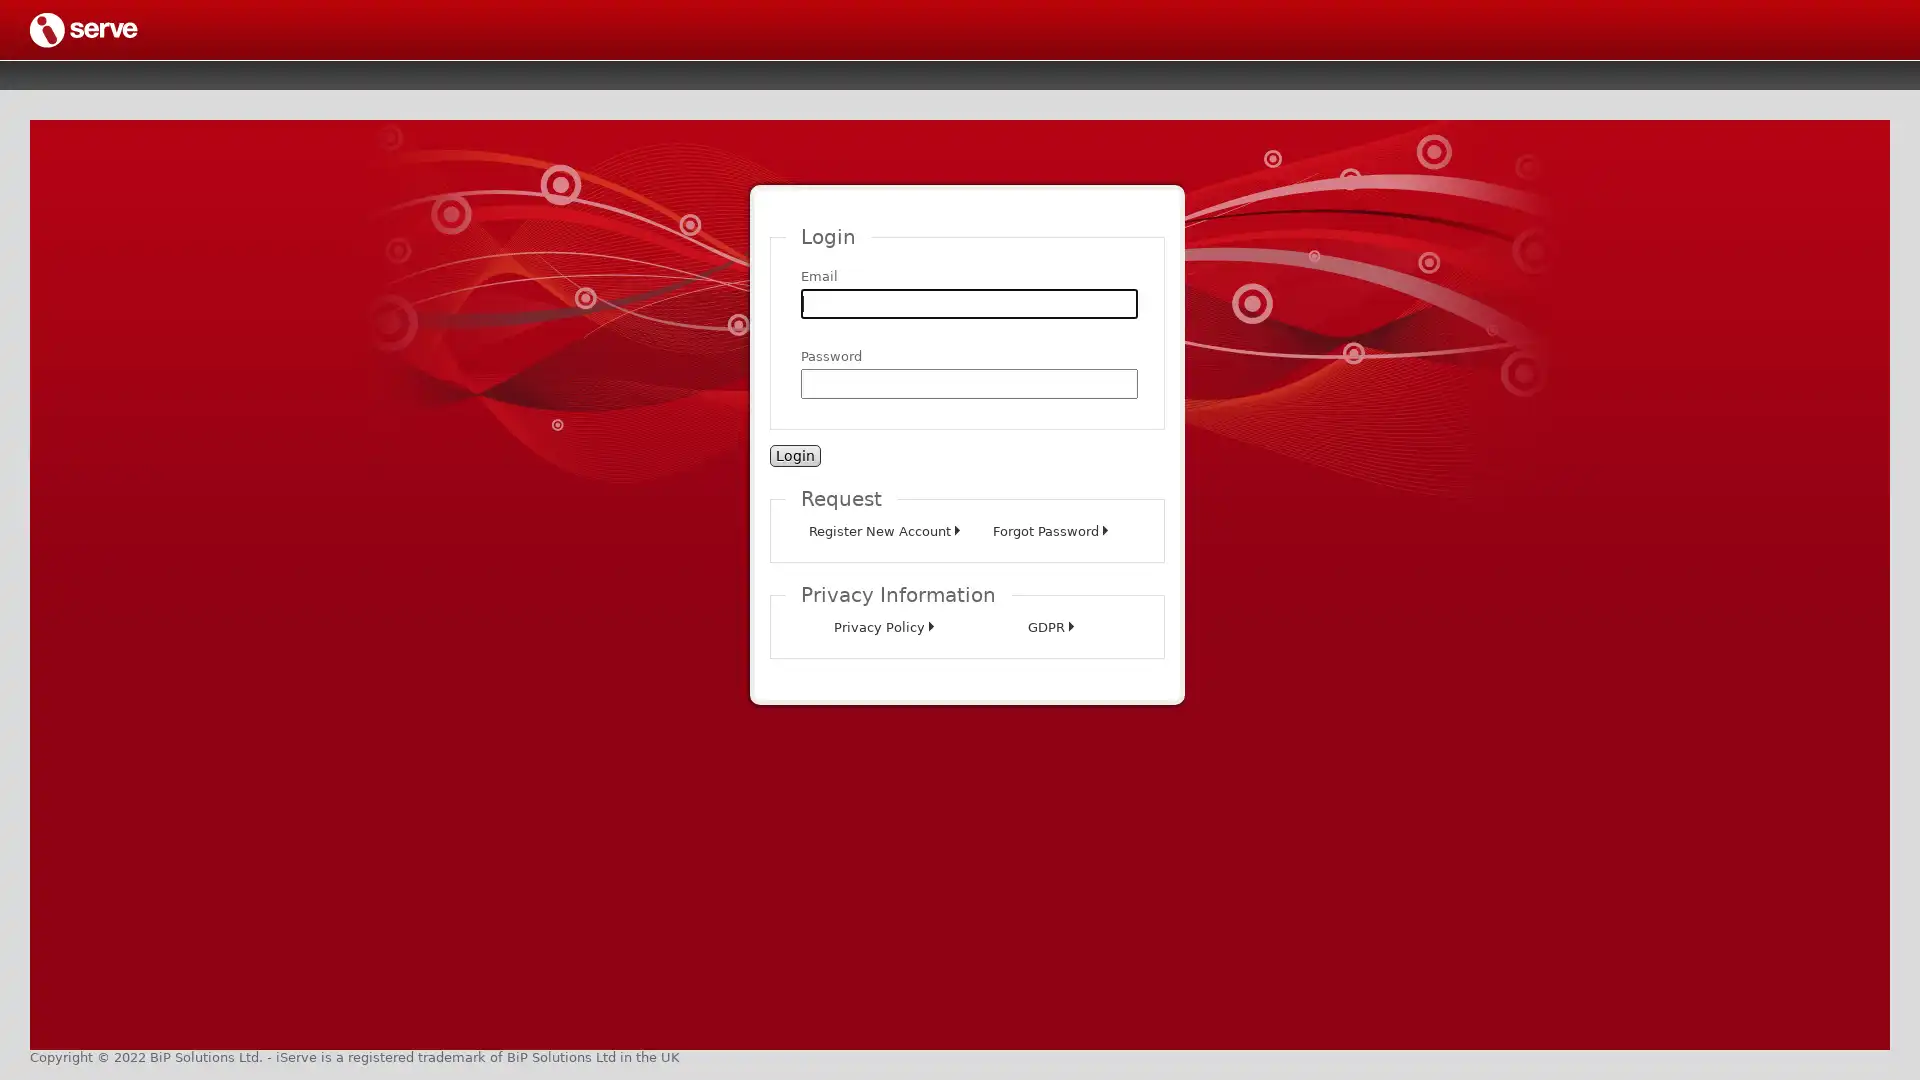  Describe the element at coordinates (794, 455) in the screenshot. I see `Login` at that location.